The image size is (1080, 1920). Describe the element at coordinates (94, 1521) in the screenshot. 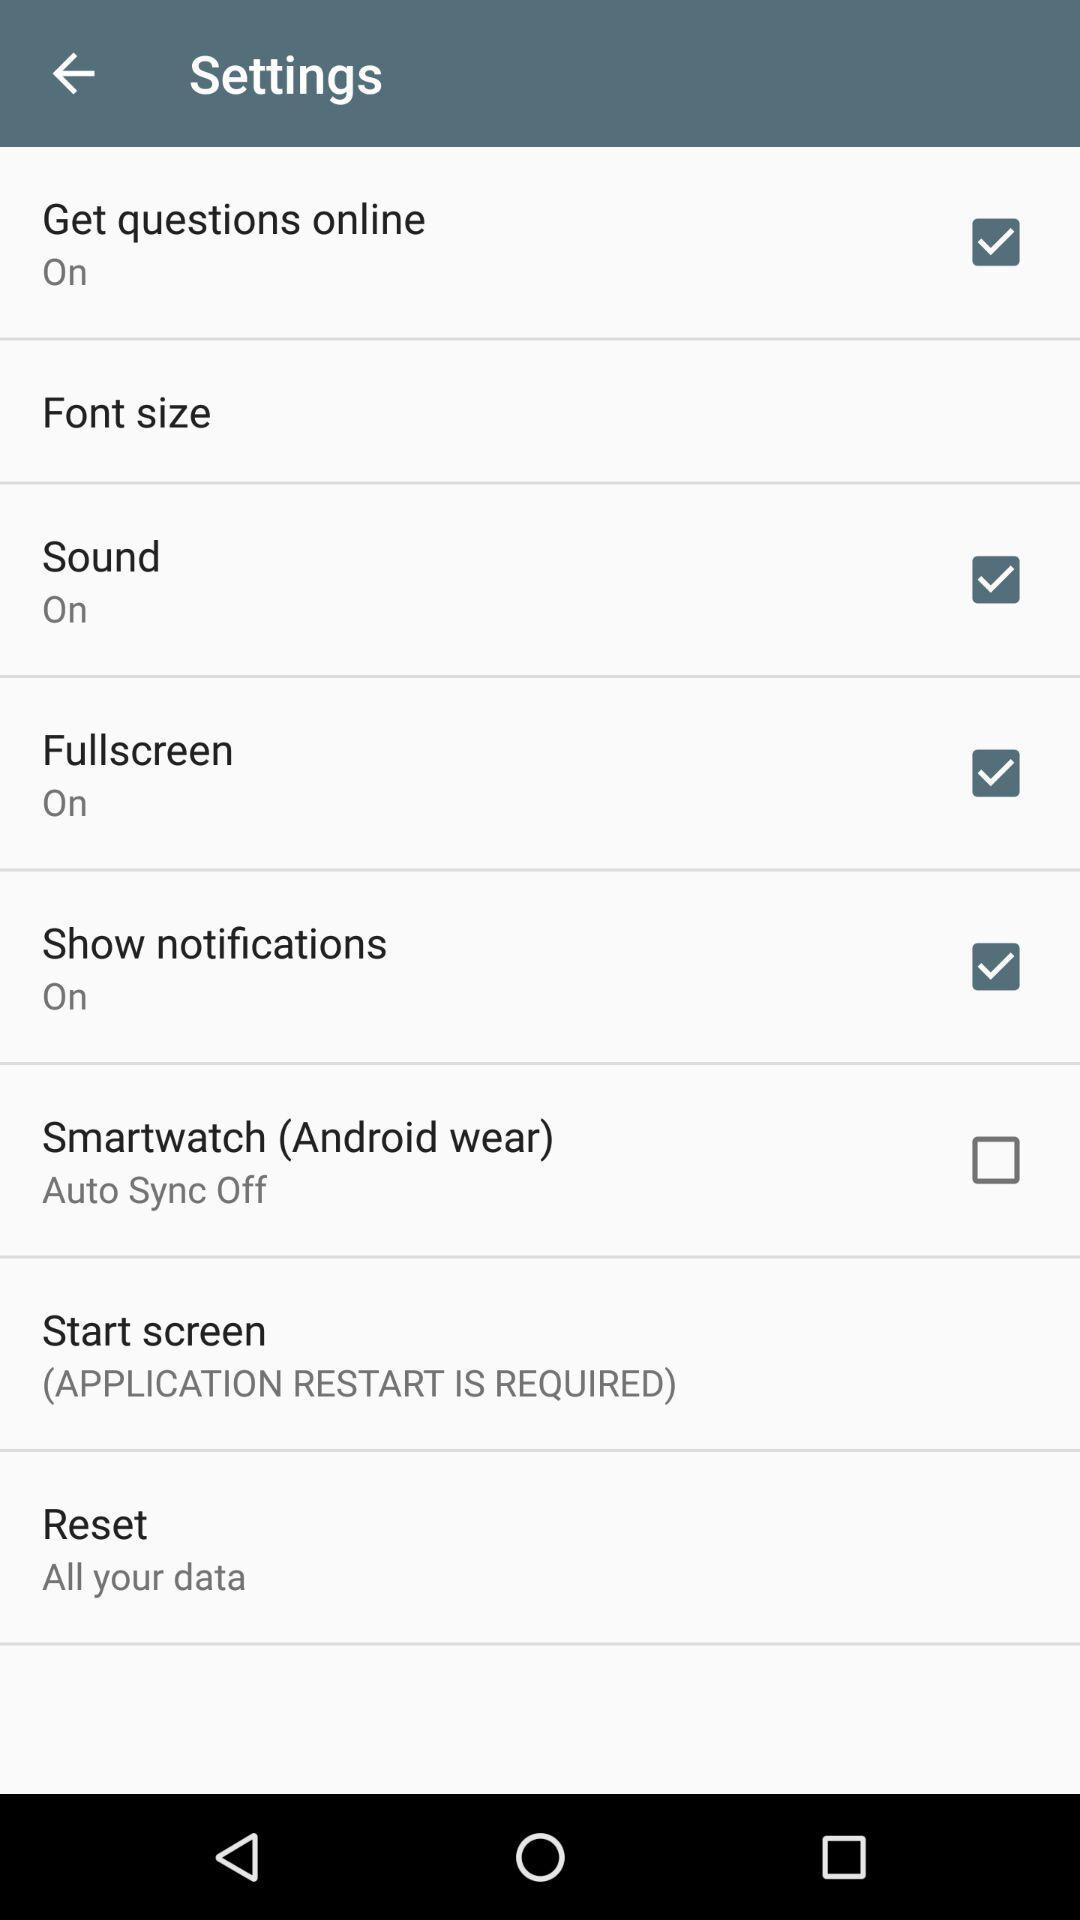

I see `reset item` at that location.